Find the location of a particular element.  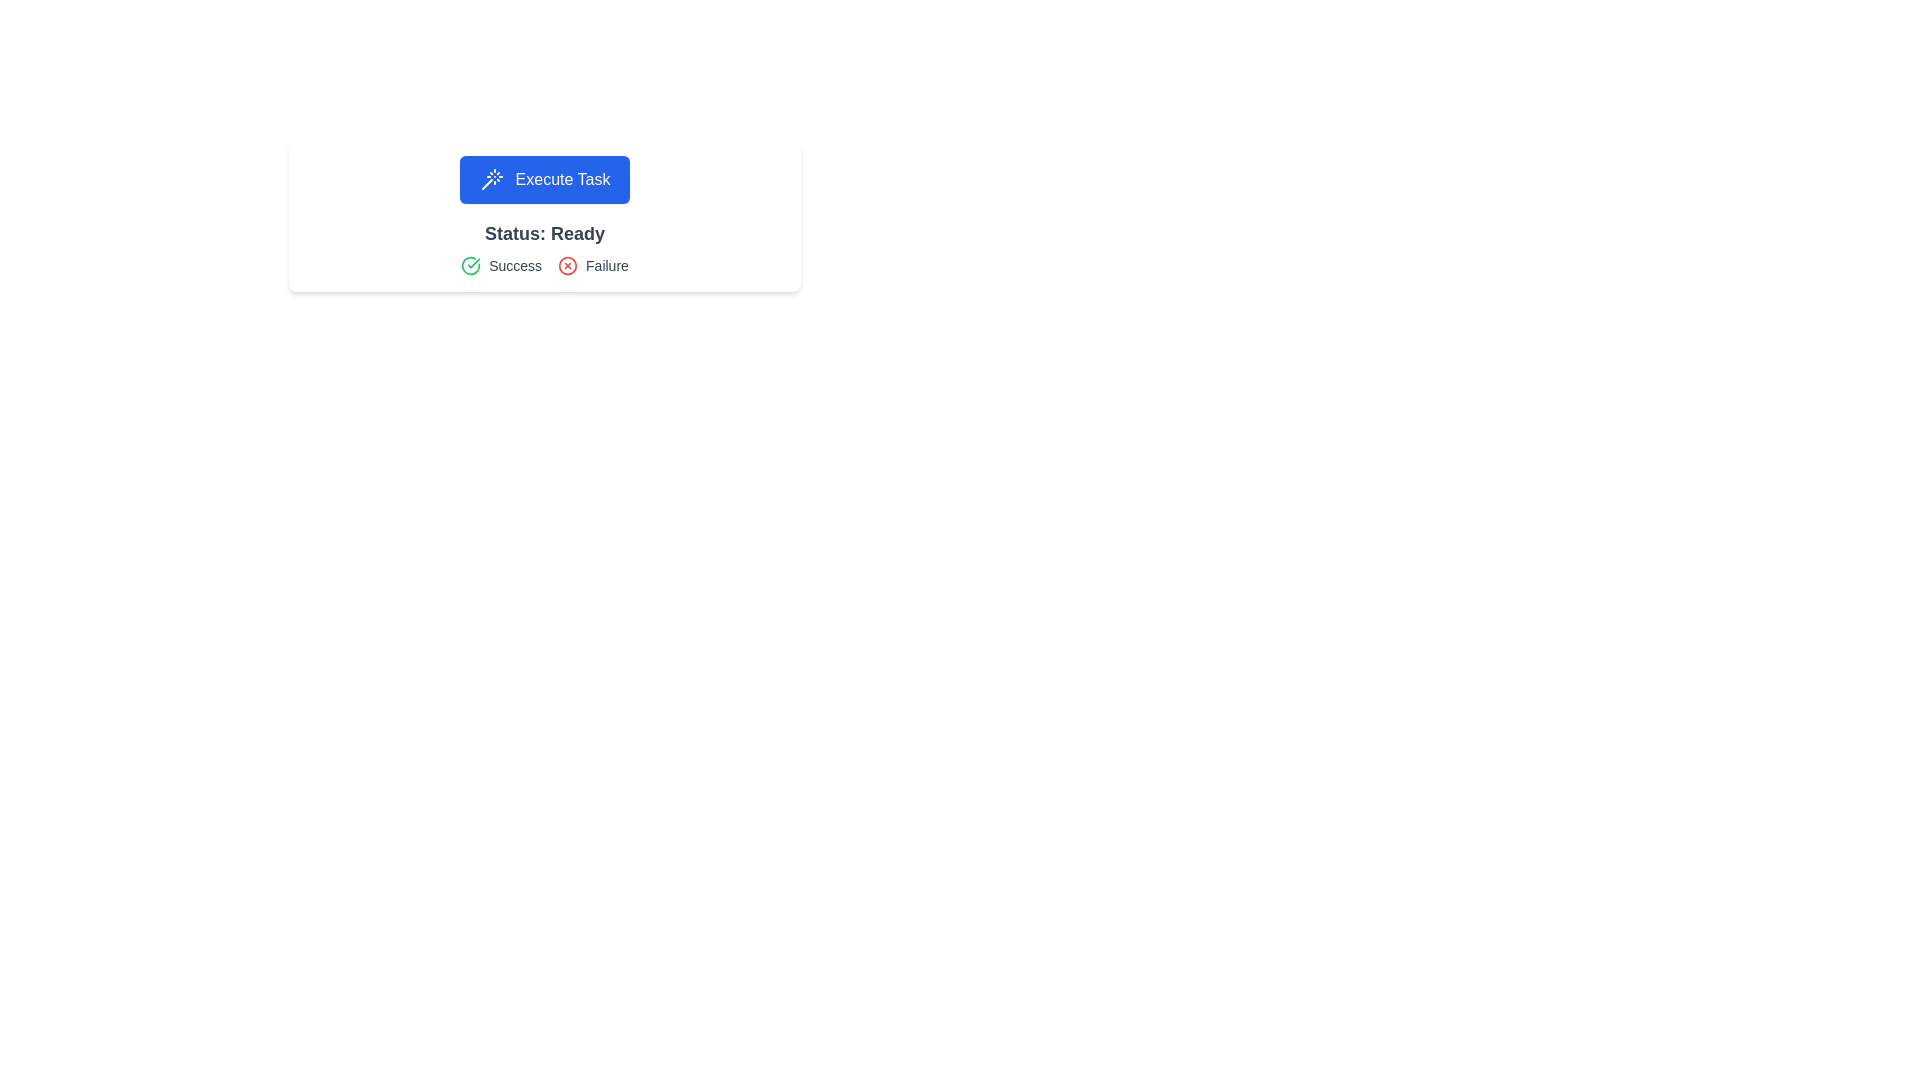

the 'Execute Task' text label located within the blue button at the top-center of the interface is located at coordinates (561, 180).